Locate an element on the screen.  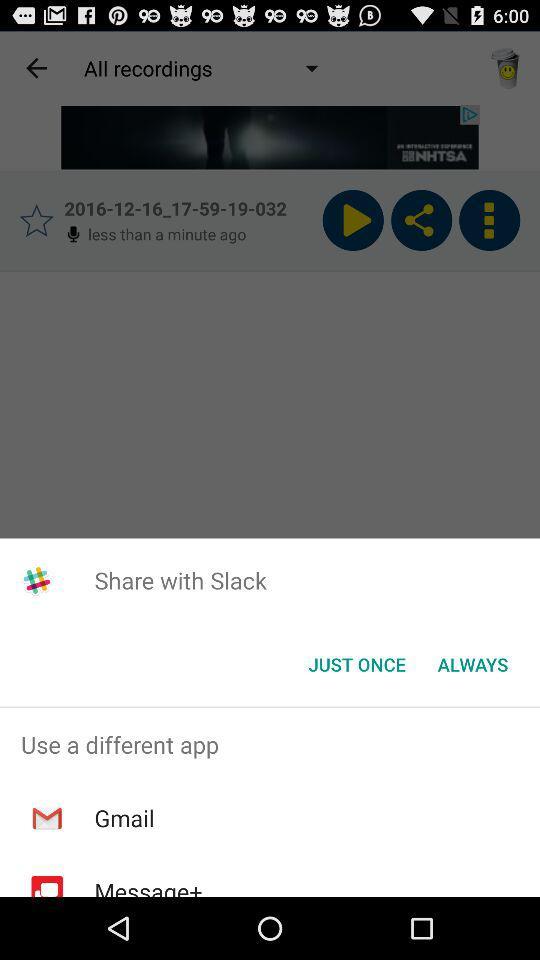
the item next to the just once icon is located at coordinates (472, 664).